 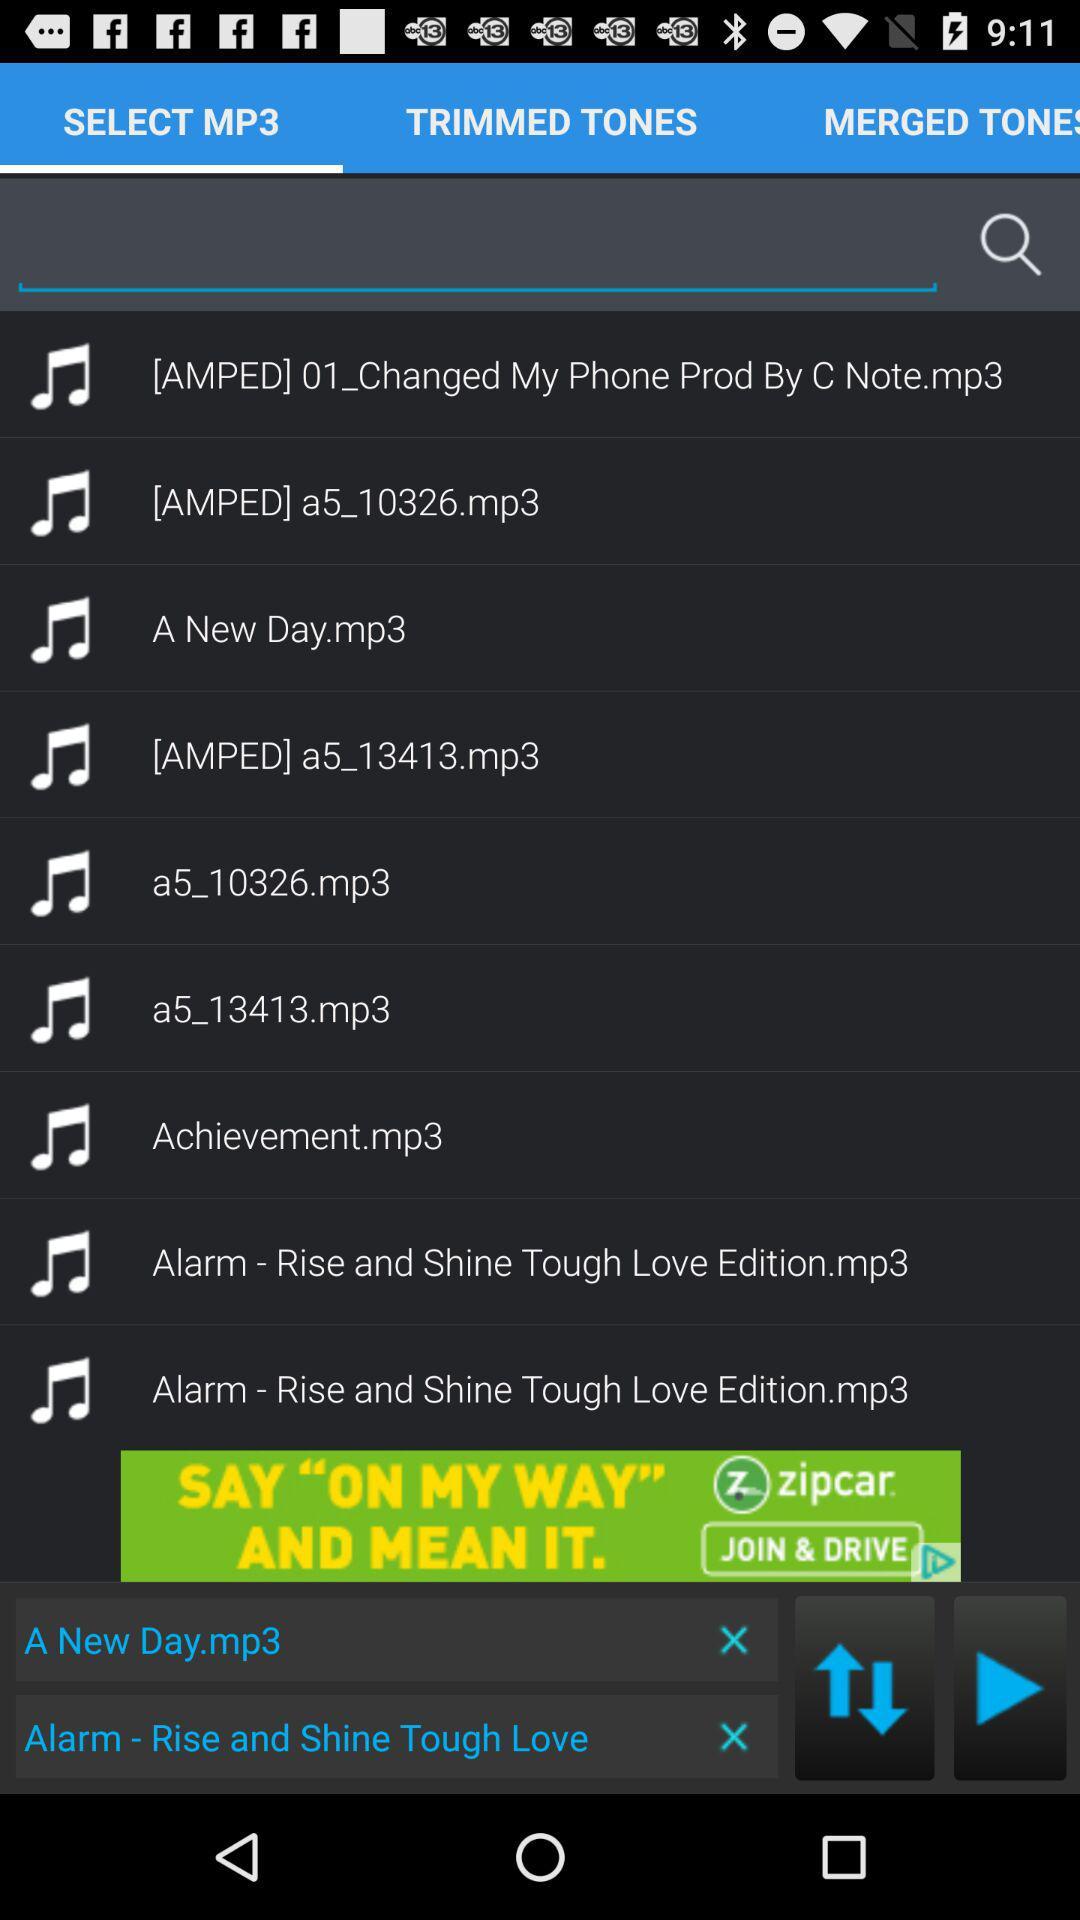 What do you see at coordinates (735, 1857) in the screenshot?
I see `the close icon` at bounding box center [735, 1857].